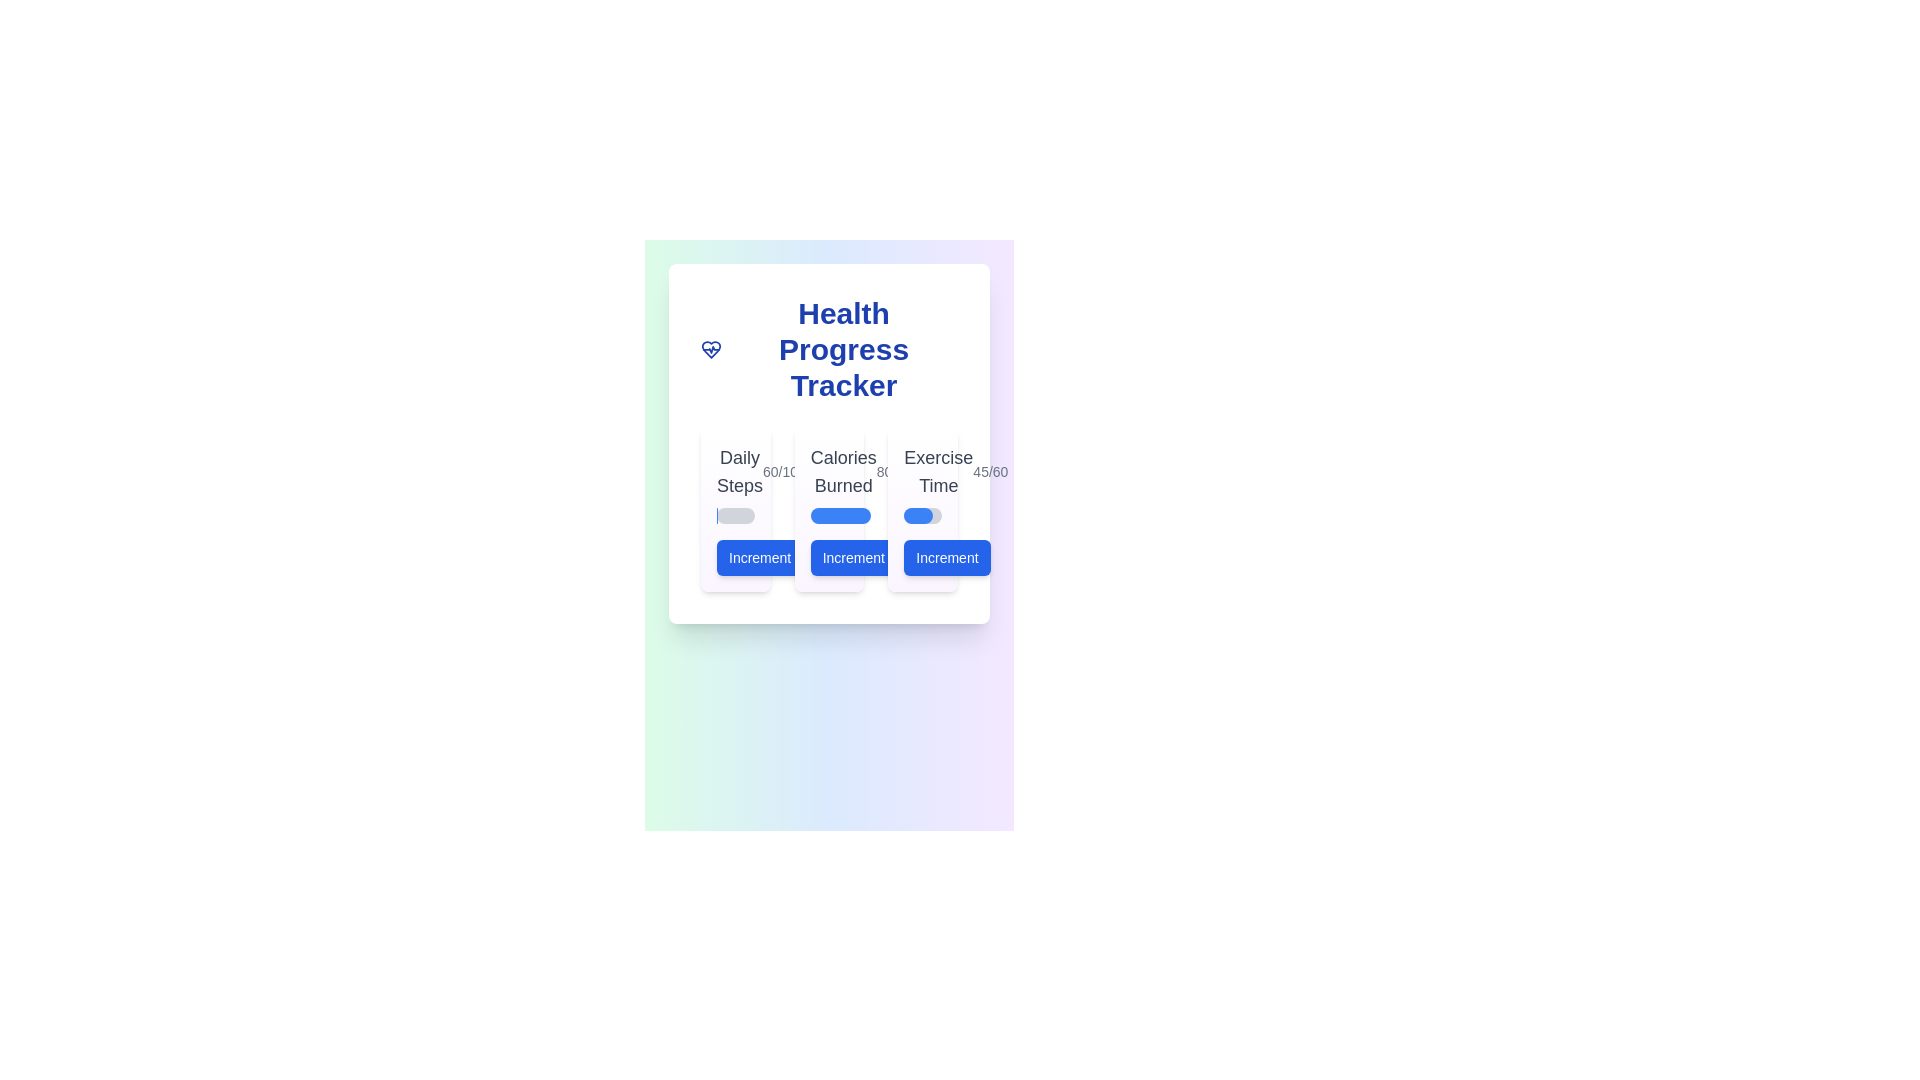 The width and height of the screenshot is (1920, 1080). What do you see at coordinates (829, 471) in the screenshot?
I see `the Text Label that displays information about the calories burned in a day relative to a target, located in the upper section of the middle card among three cards` at bounding box center [829, 471].